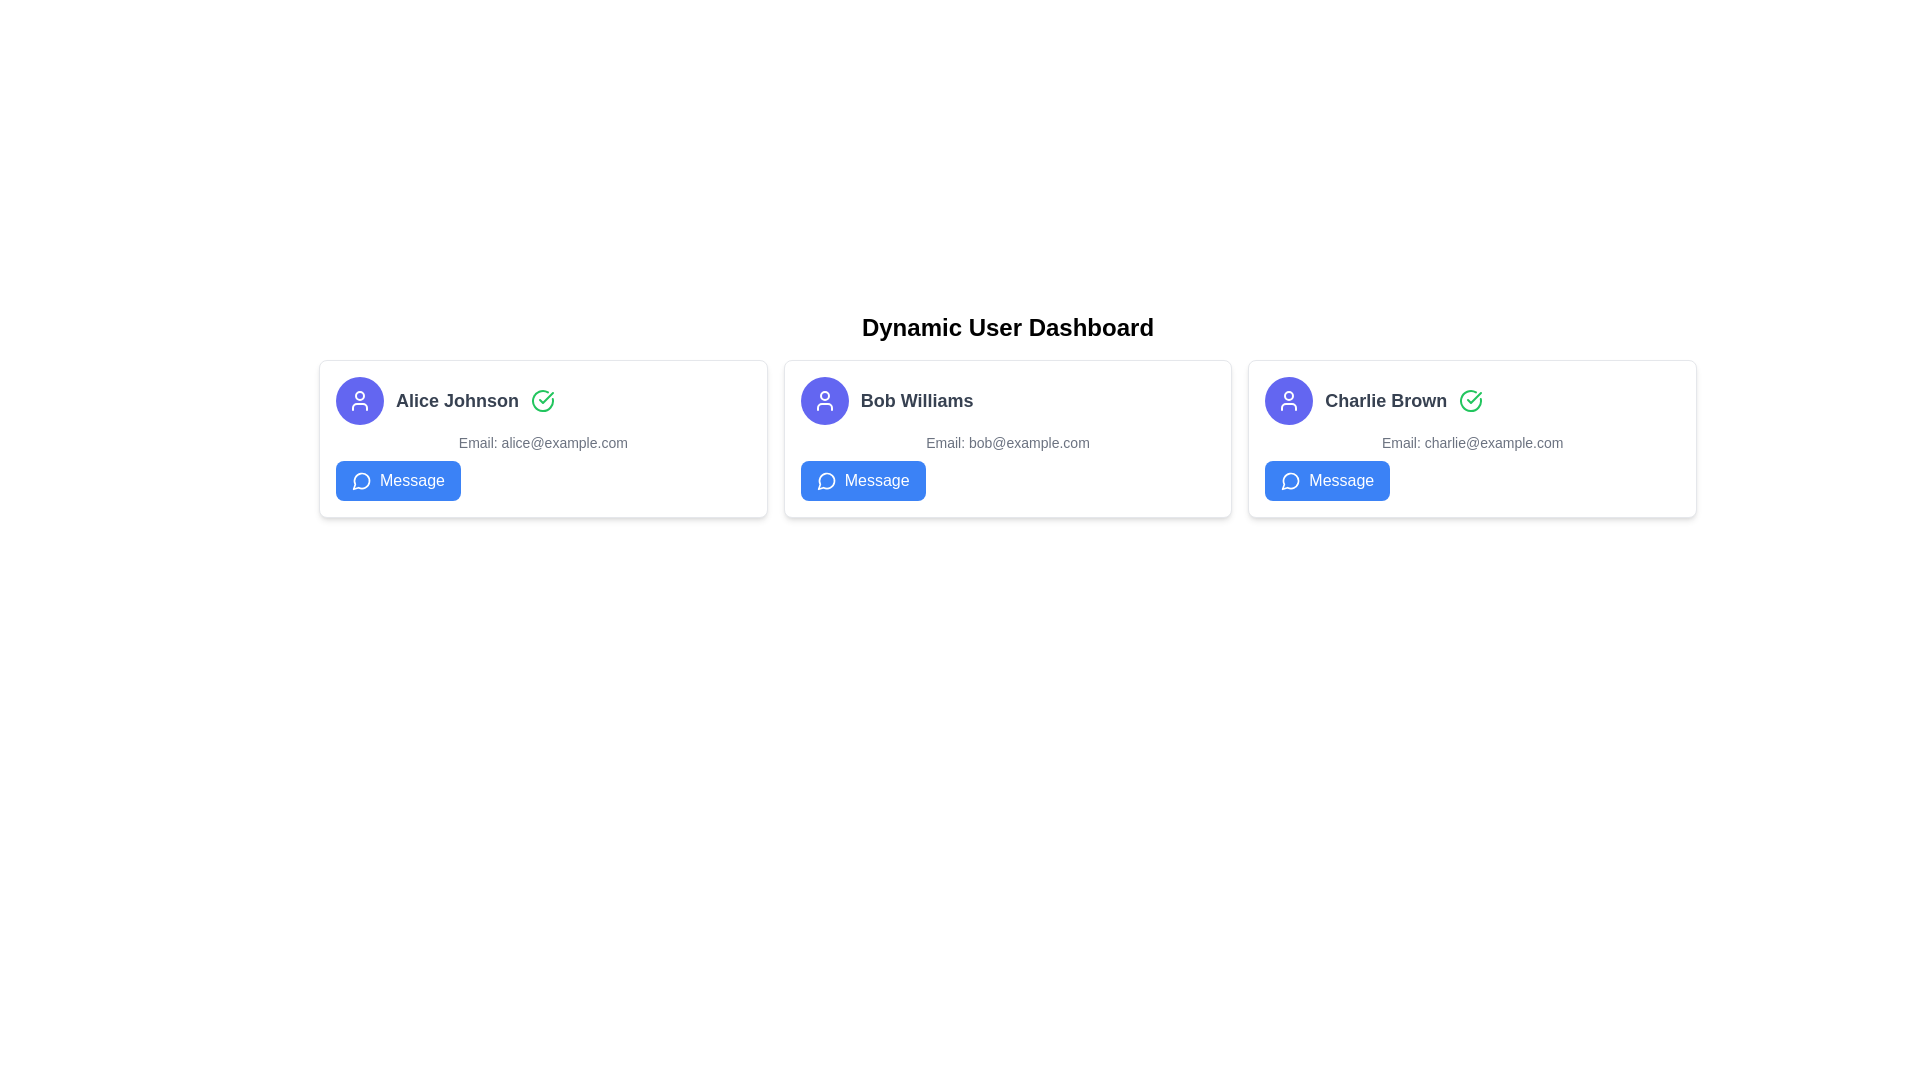  I want to click on the text label displaying the email 'Email: charlie@example.com' below the name 'Charlie Brown' in the user card, so click(1472, 442).